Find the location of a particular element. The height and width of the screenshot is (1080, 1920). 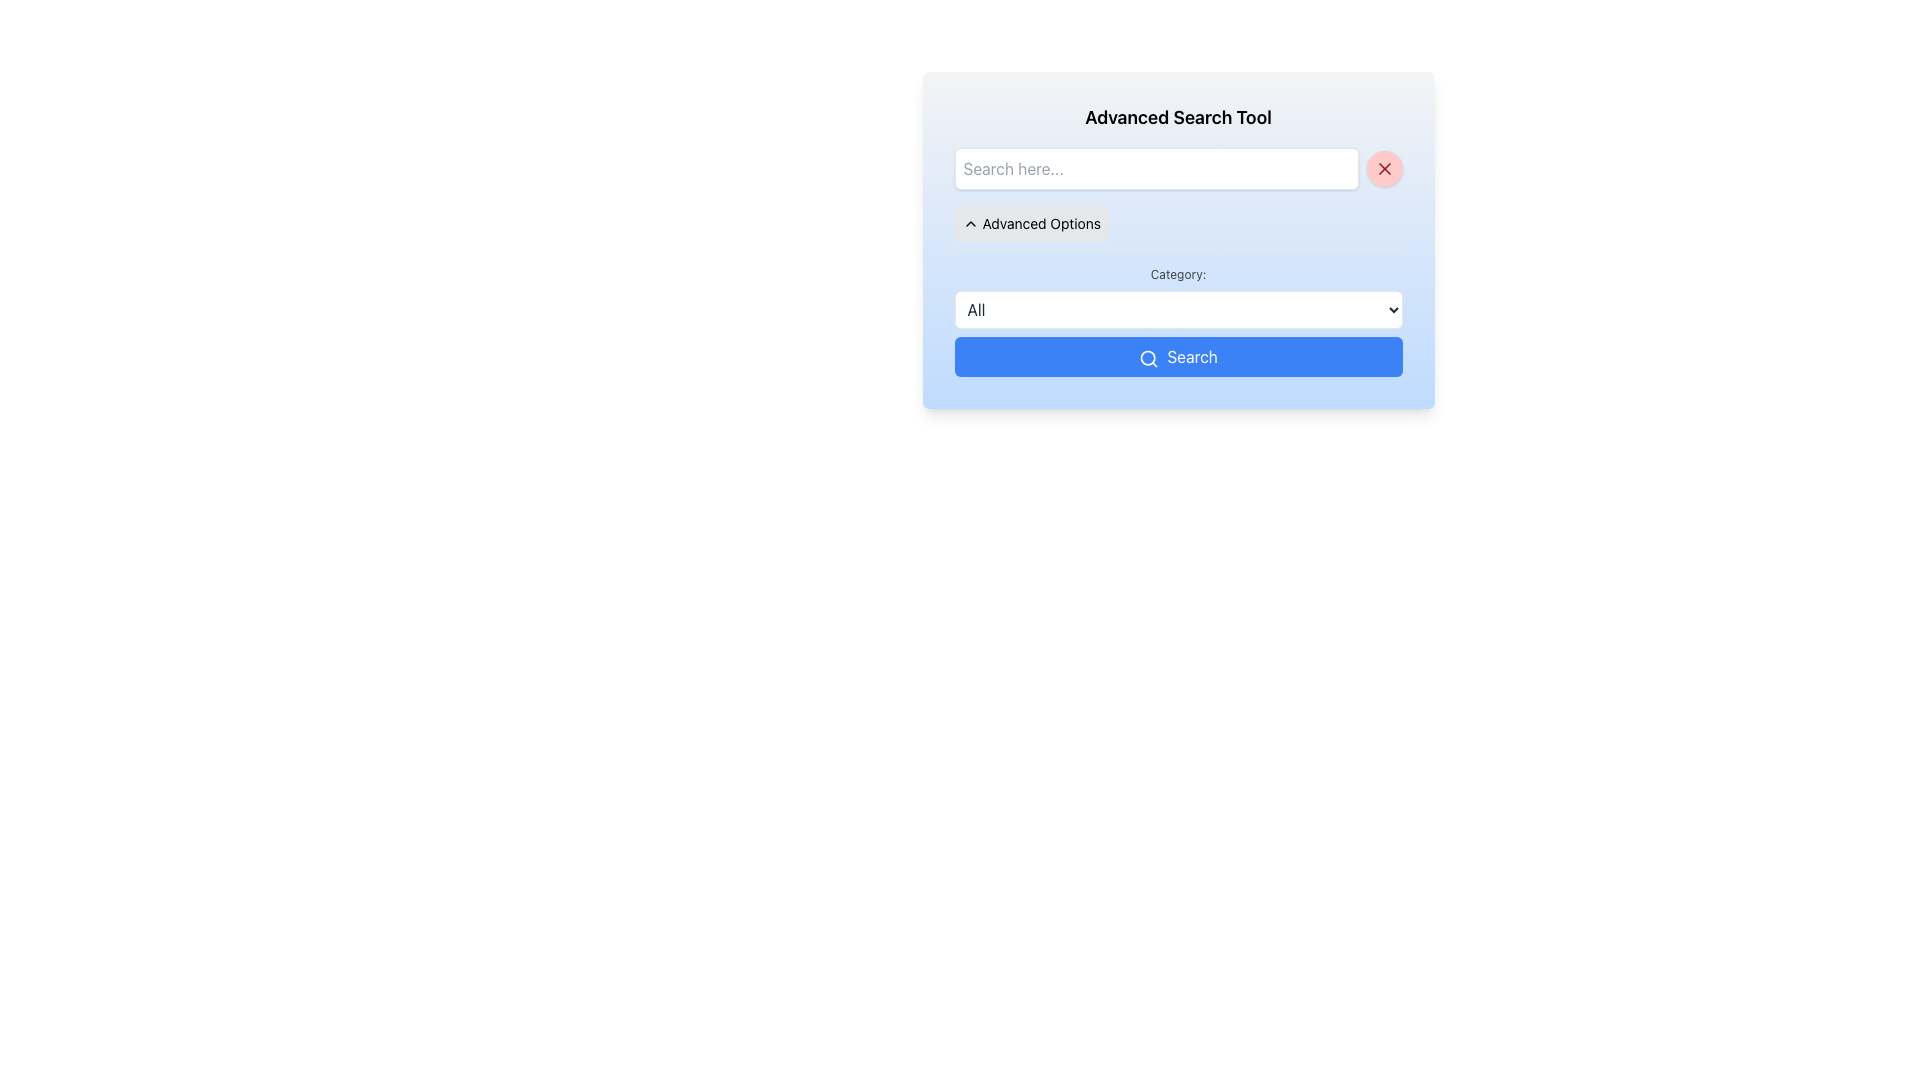

the 'Search' button which contains the leftmost icon indicating the search functionality is located at coordinates (1149, 357).